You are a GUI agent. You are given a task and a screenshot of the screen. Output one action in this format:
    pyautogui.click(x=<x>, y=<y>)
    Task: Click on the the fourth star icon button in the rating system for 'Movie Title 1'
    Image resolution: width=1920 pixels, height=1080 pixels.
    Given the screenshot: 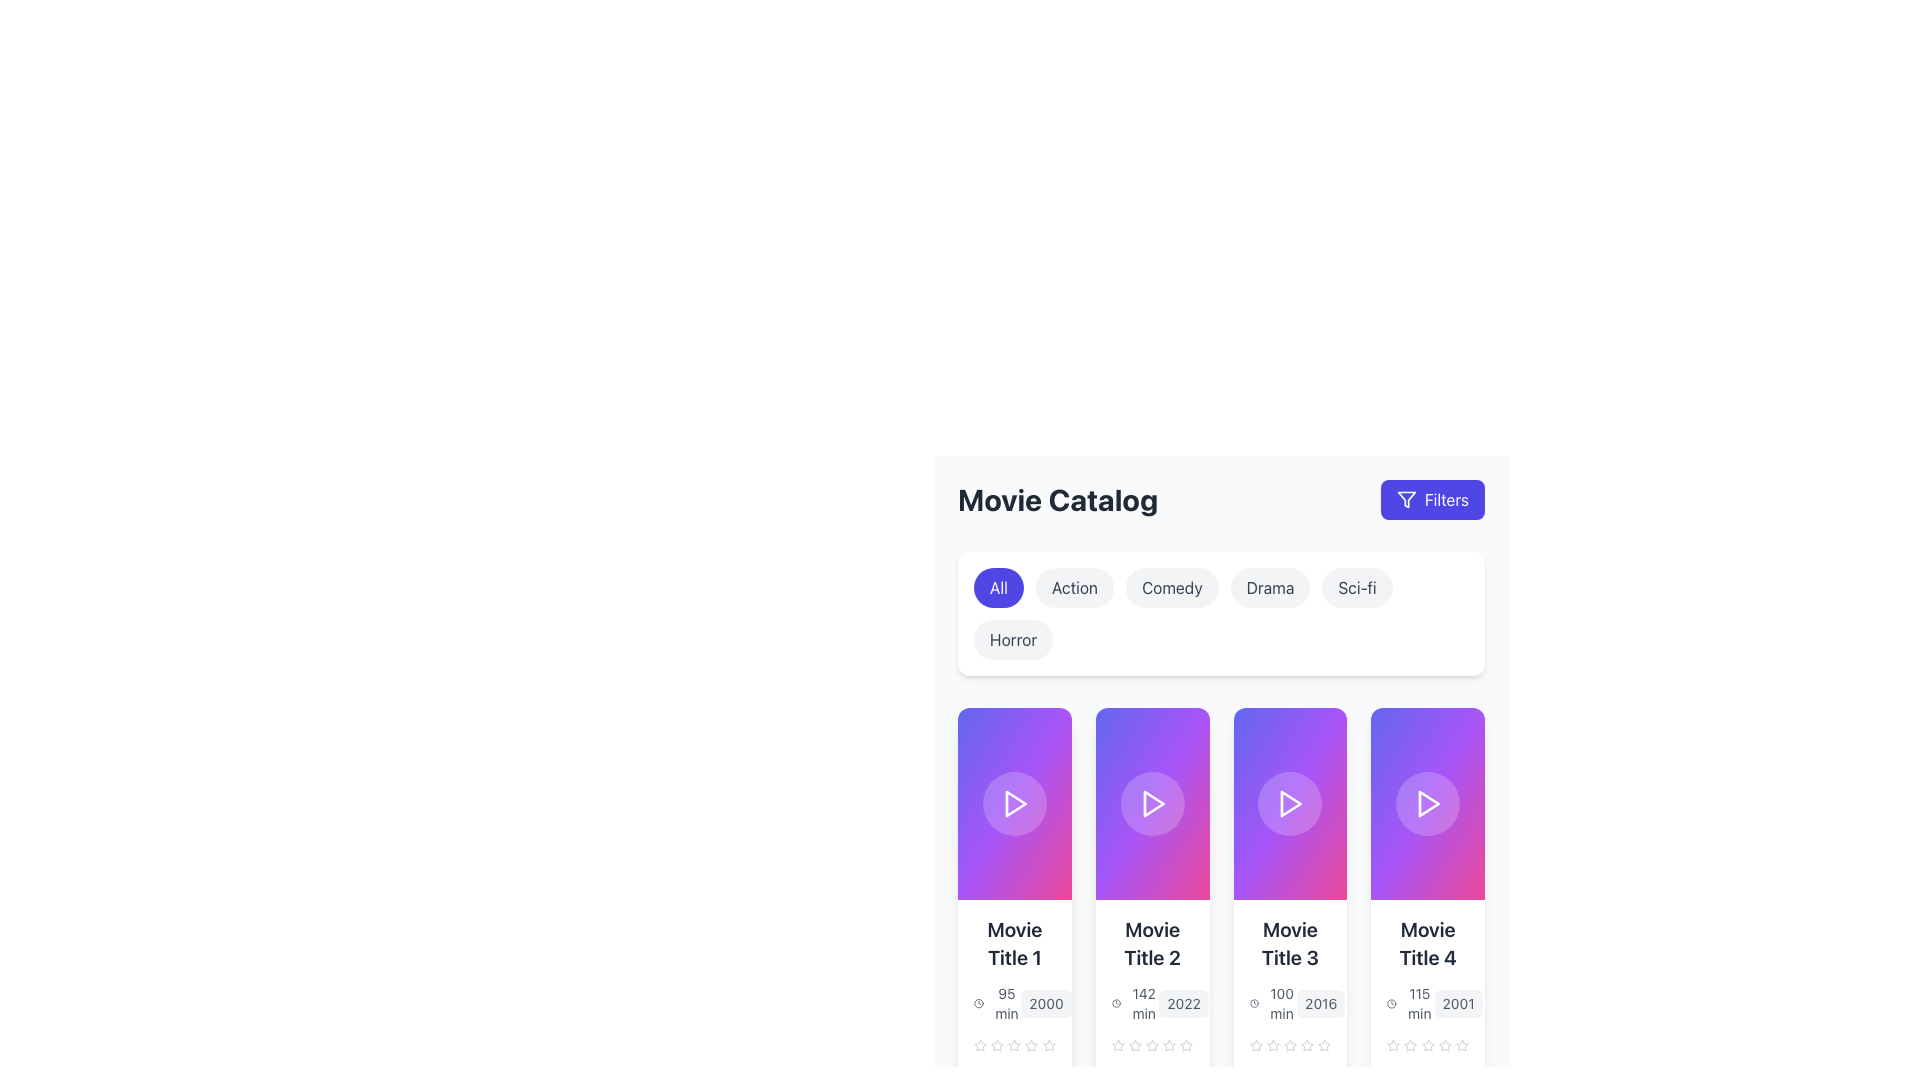 What is the action you would take?
    pyautogui.click(x=1014, y=1044)
    